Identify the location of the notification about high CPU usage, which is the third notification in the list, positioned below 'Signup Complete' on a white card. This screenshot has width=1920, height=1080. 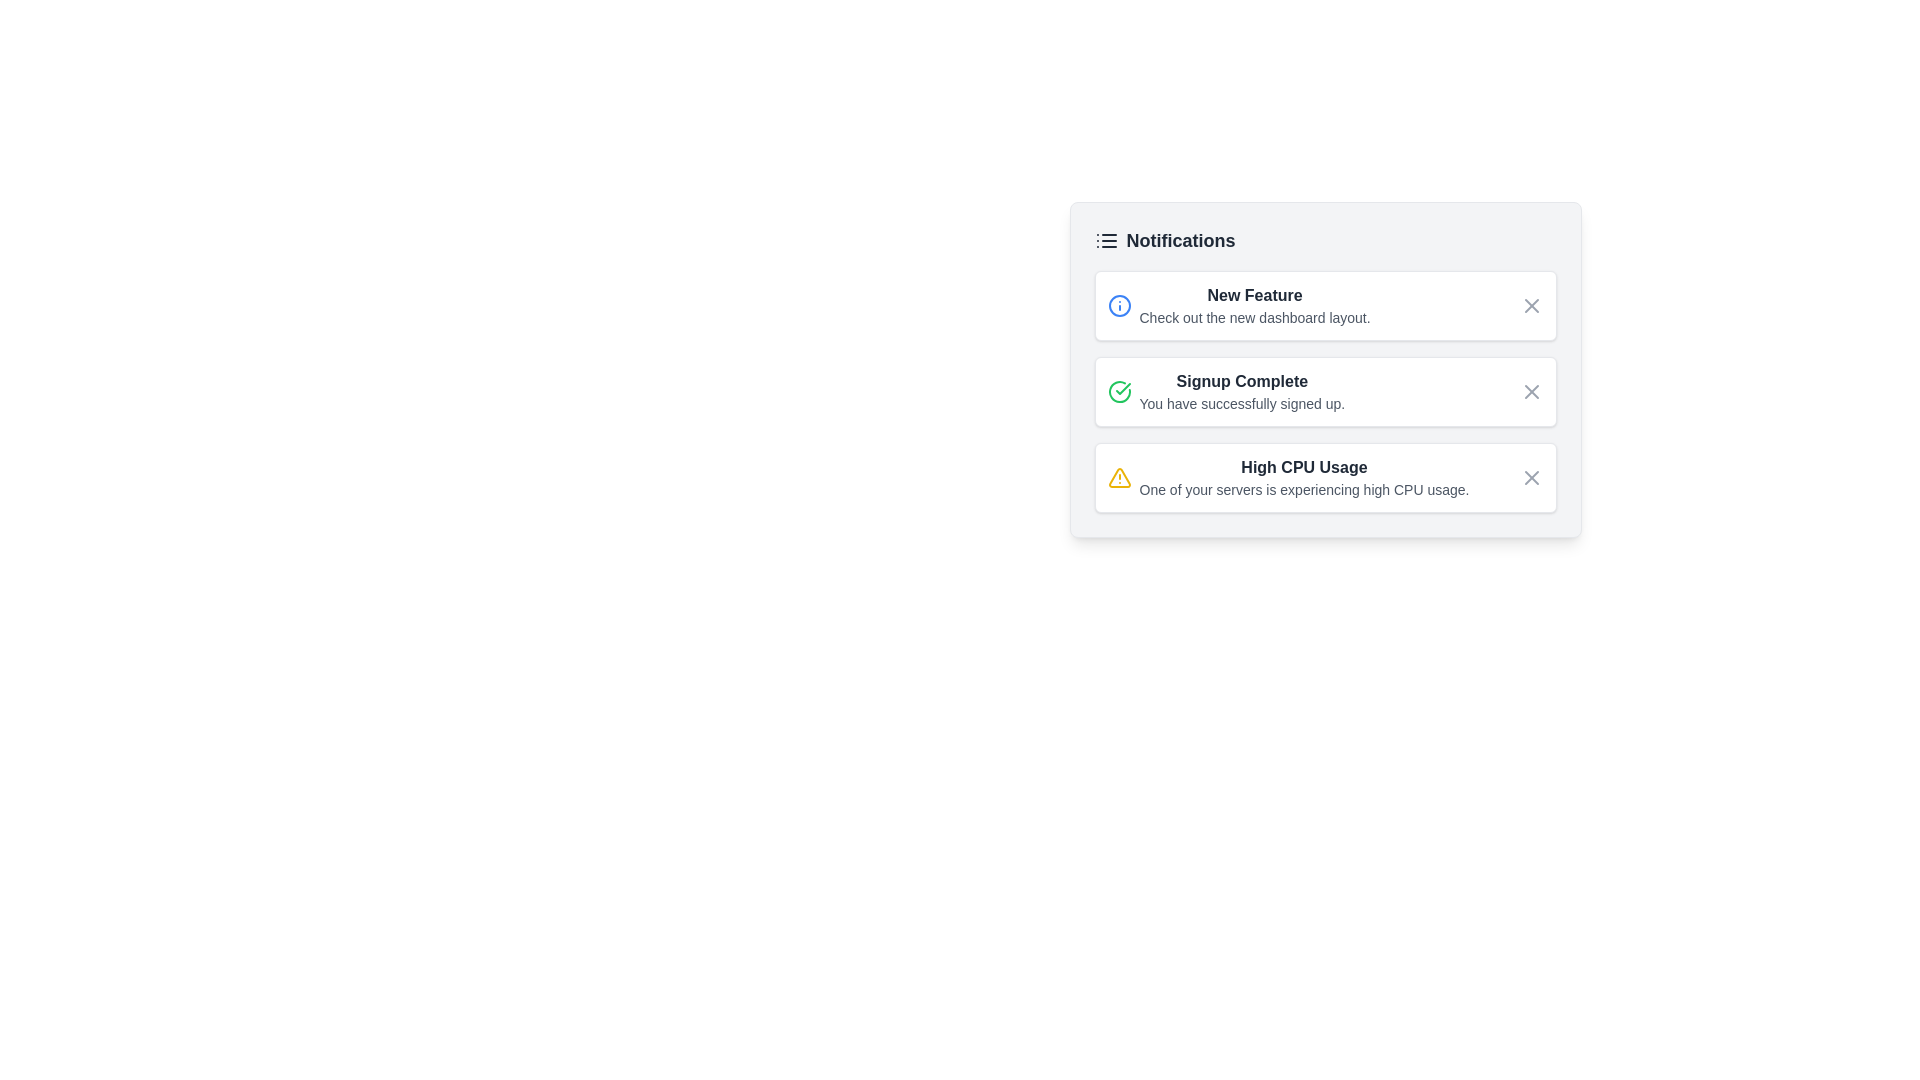
(1288, 478).